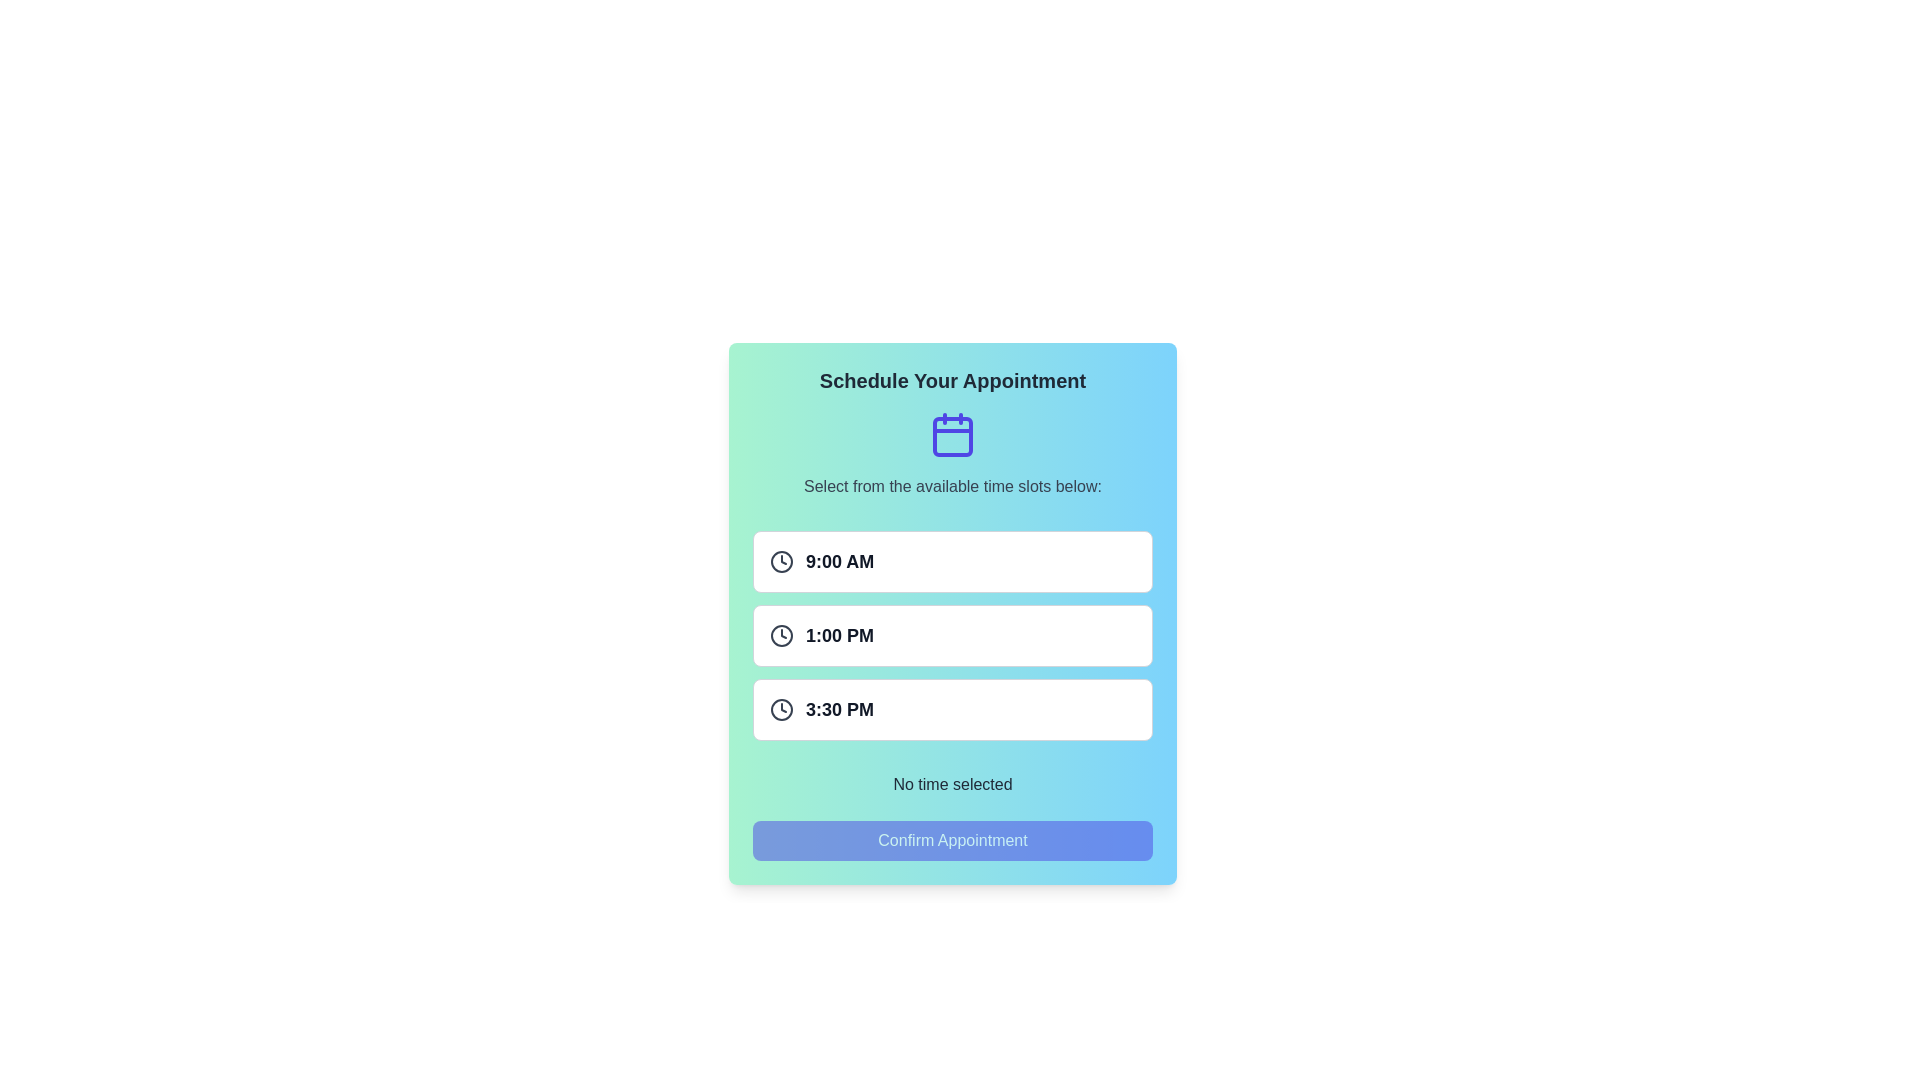  I want to click on the third selectable time slot button for navigation, so click(952, 708).